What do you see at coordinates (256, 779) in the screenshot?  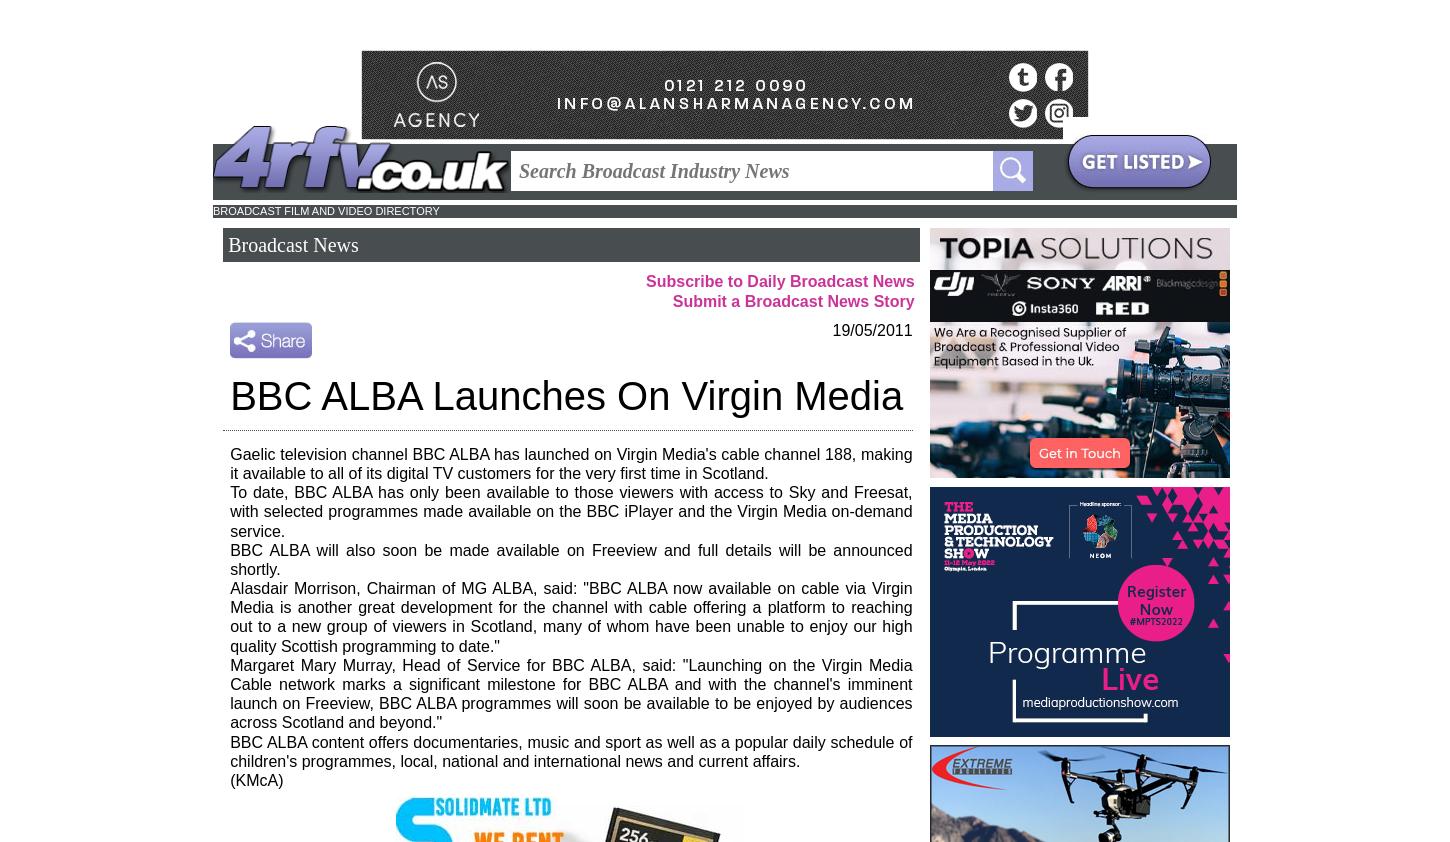 I see `'(KMcA)'` at bounding box center [256, 779].